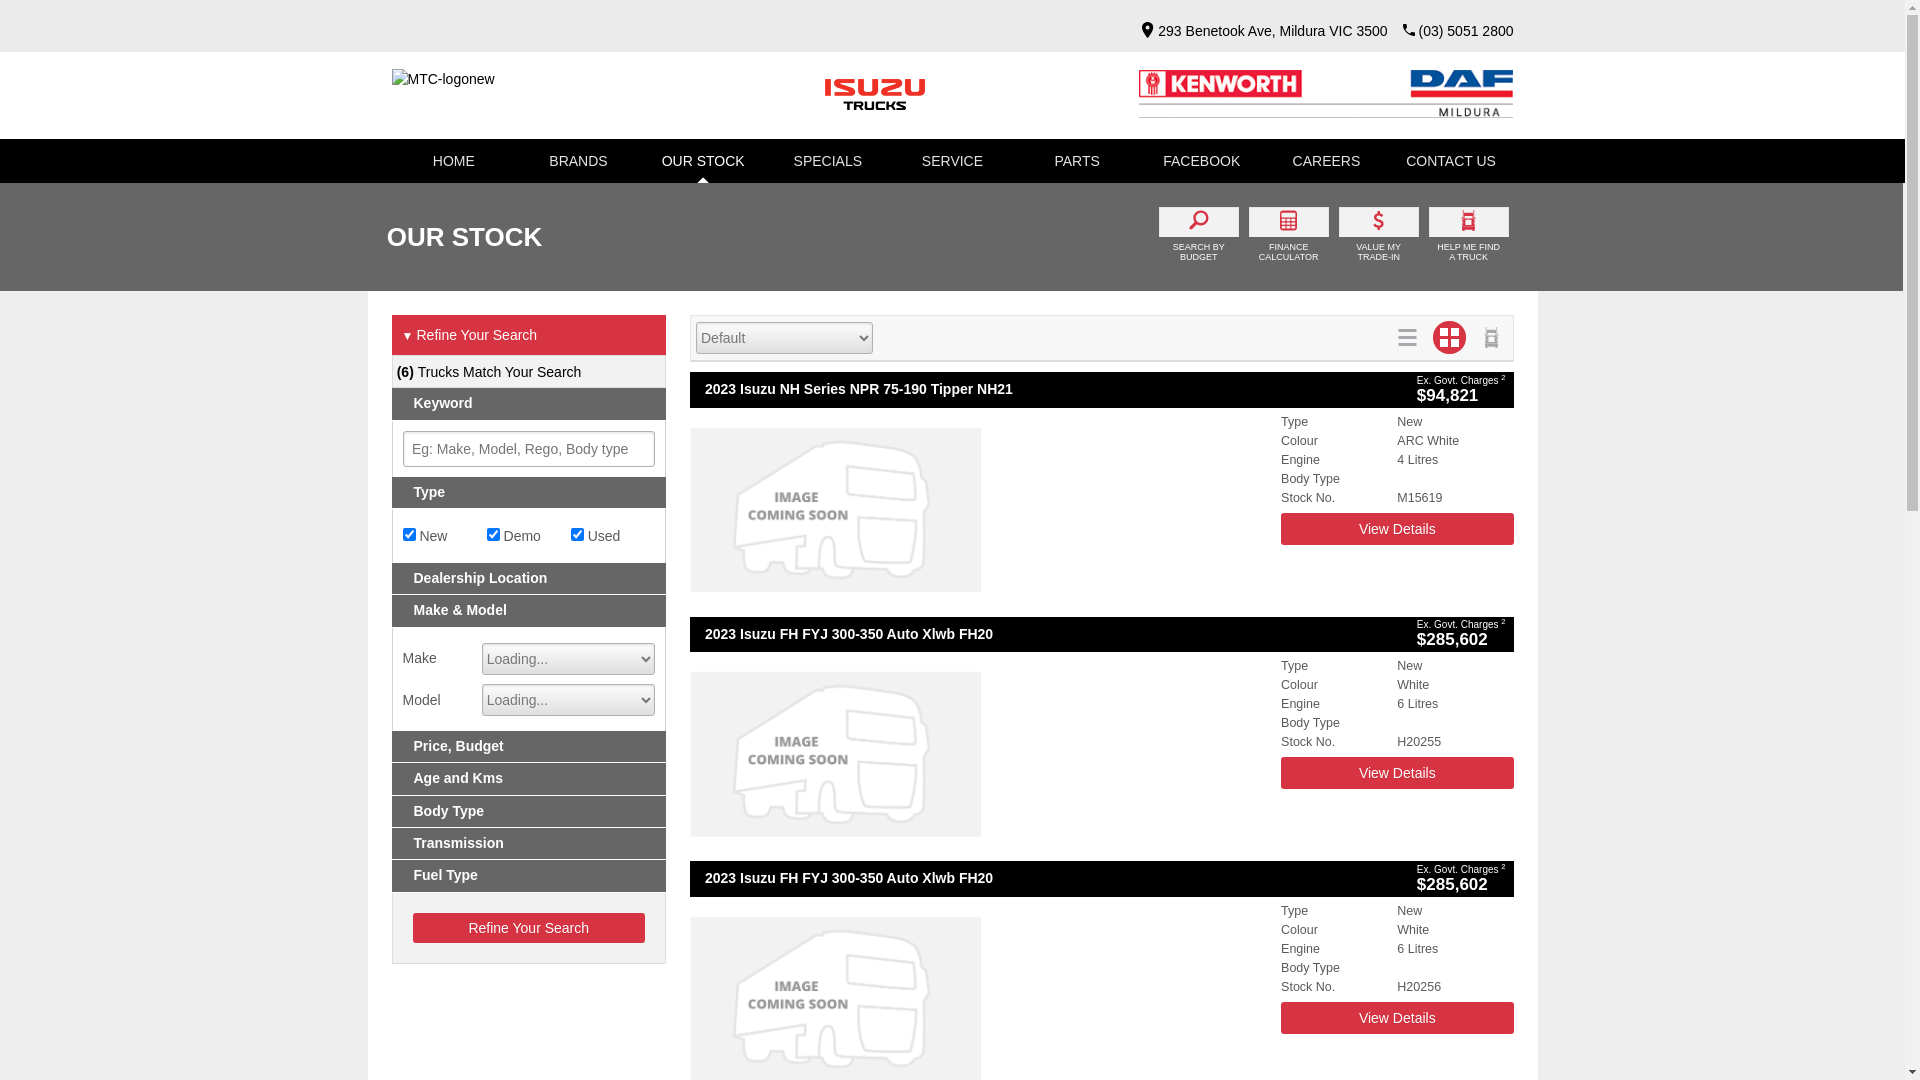  What do you see at coordinates (529, 492) in the screenshot?
I see `'Type'` at bounding box center [529, 492].